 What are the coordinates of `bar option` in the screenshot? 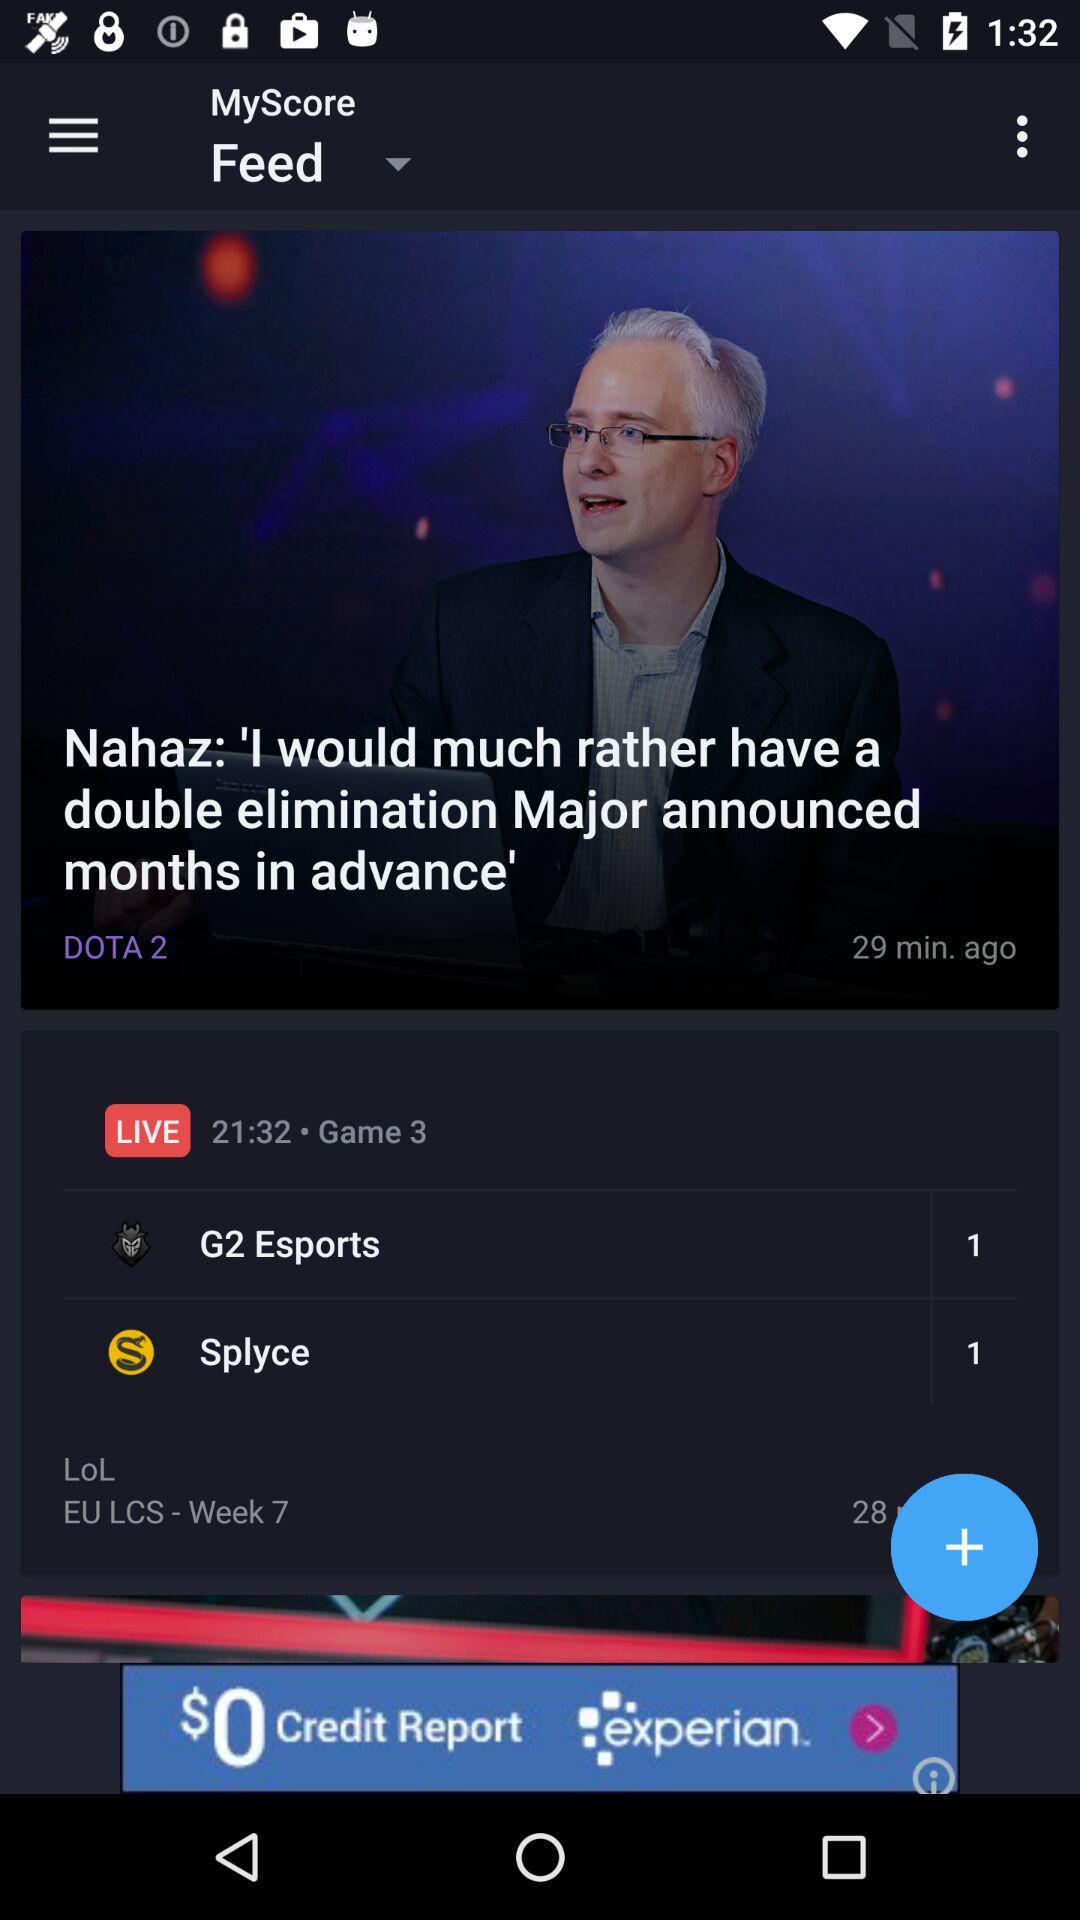 It's located at (963, 1546).